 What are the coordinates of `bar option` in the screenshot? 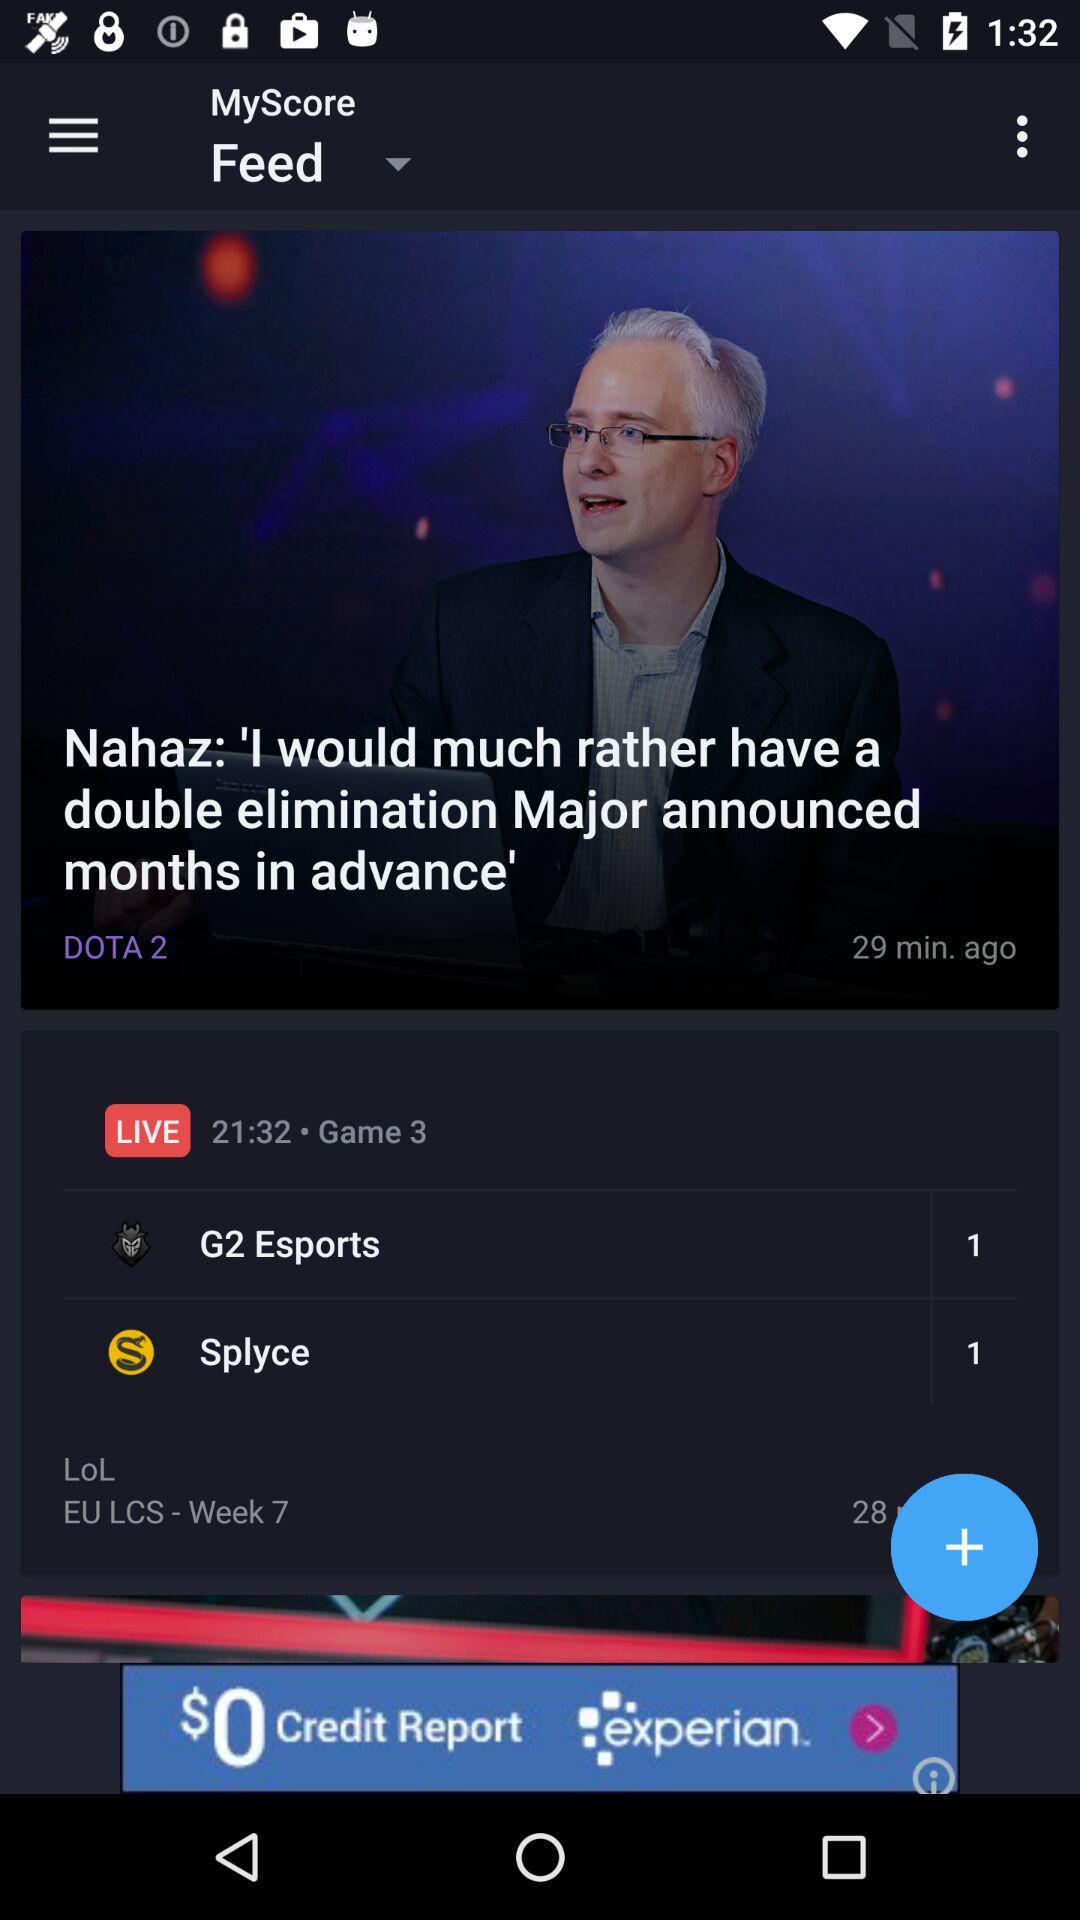 It's located at (963, 1546).